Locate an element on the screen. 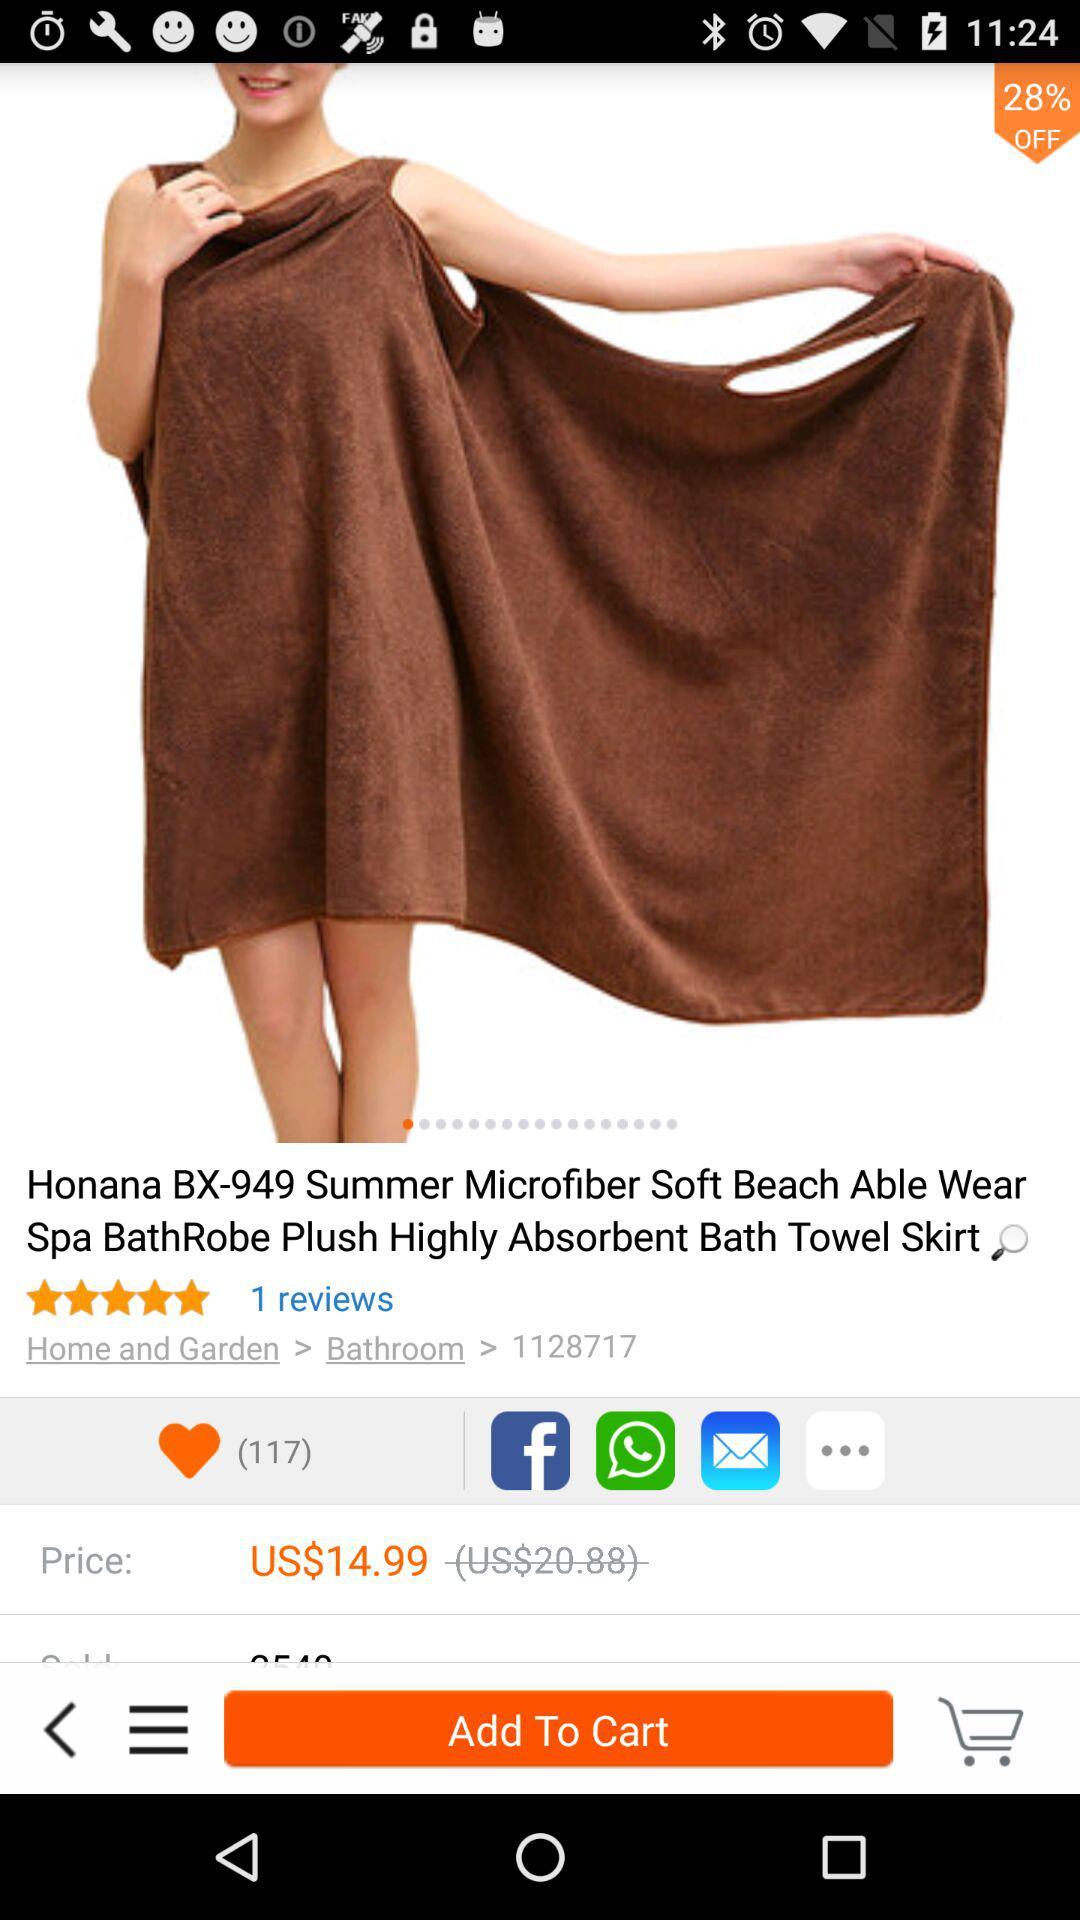  the third photo is located at coordinates (439, 1124).